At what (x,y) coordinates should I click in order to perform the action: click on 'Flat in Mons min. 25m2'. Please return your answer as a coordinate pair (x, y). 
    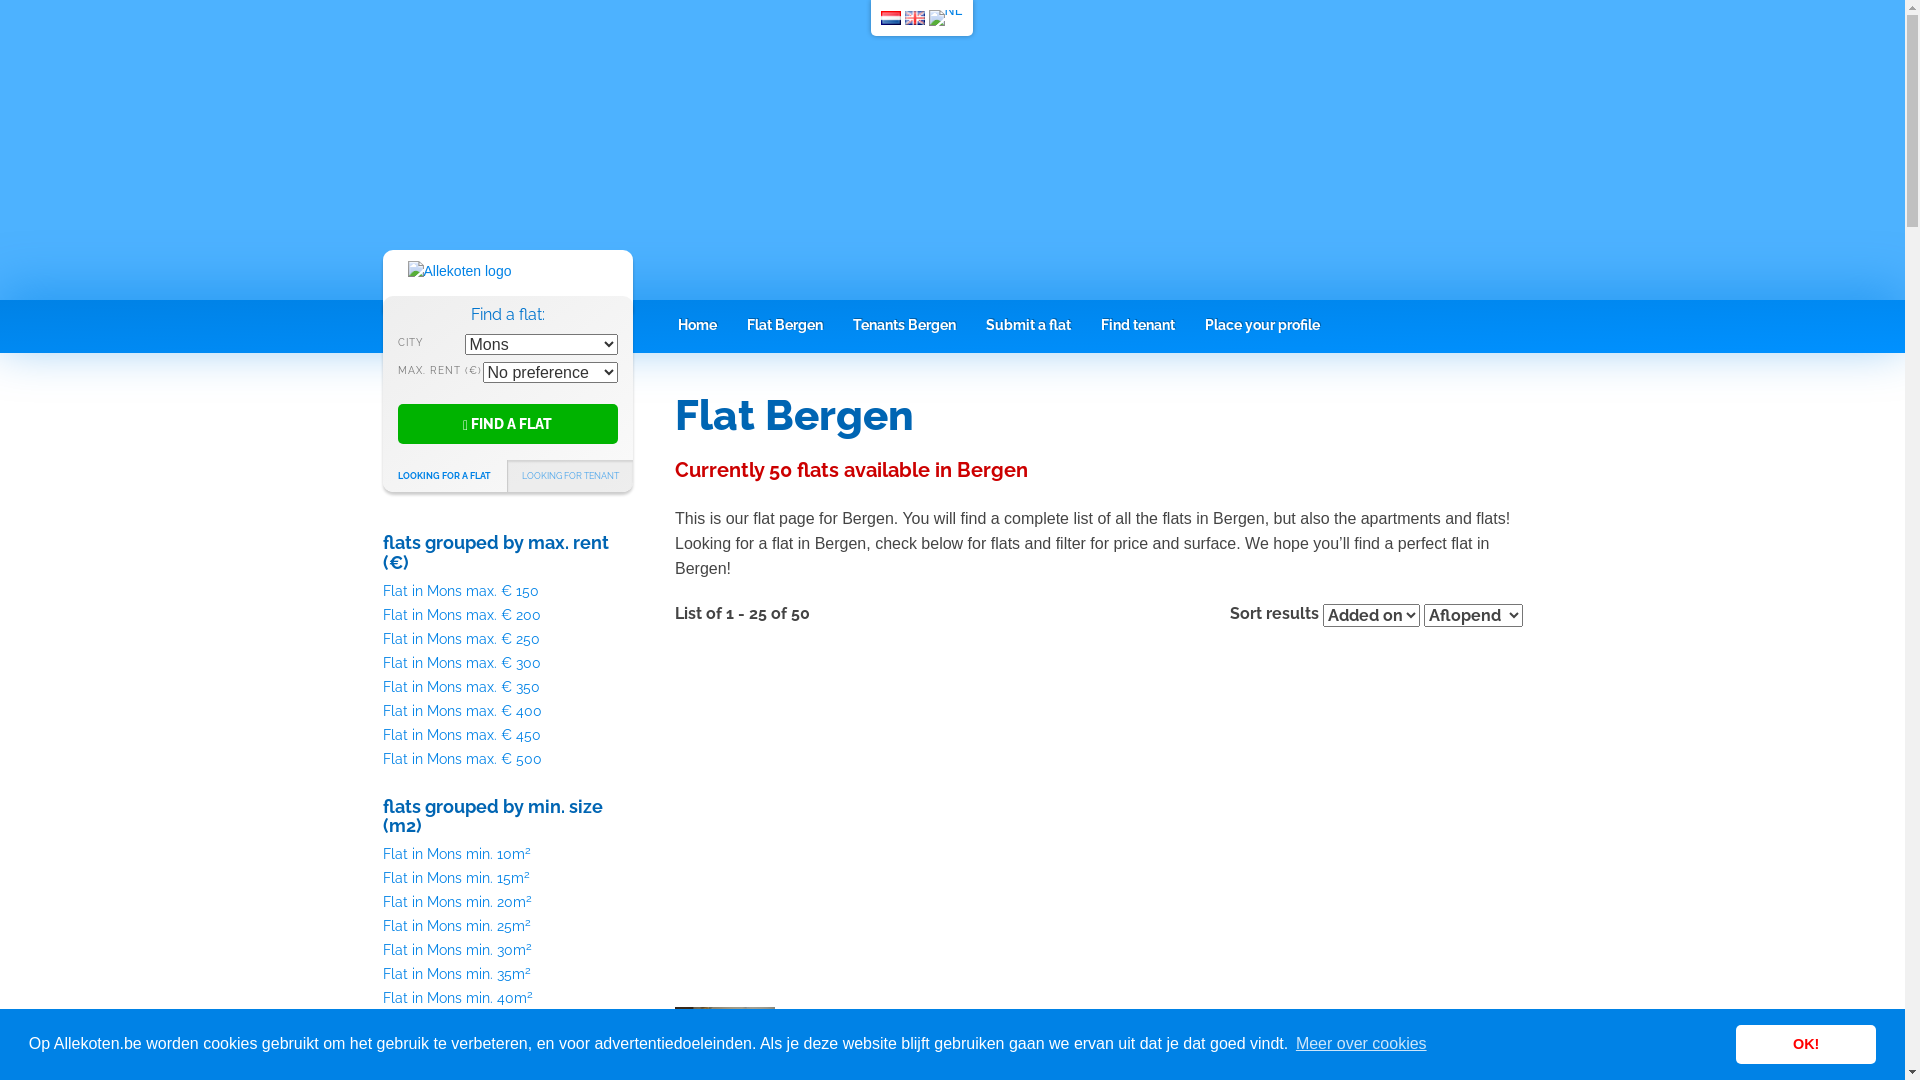
    Looking at the image, I should click on (455, 925).